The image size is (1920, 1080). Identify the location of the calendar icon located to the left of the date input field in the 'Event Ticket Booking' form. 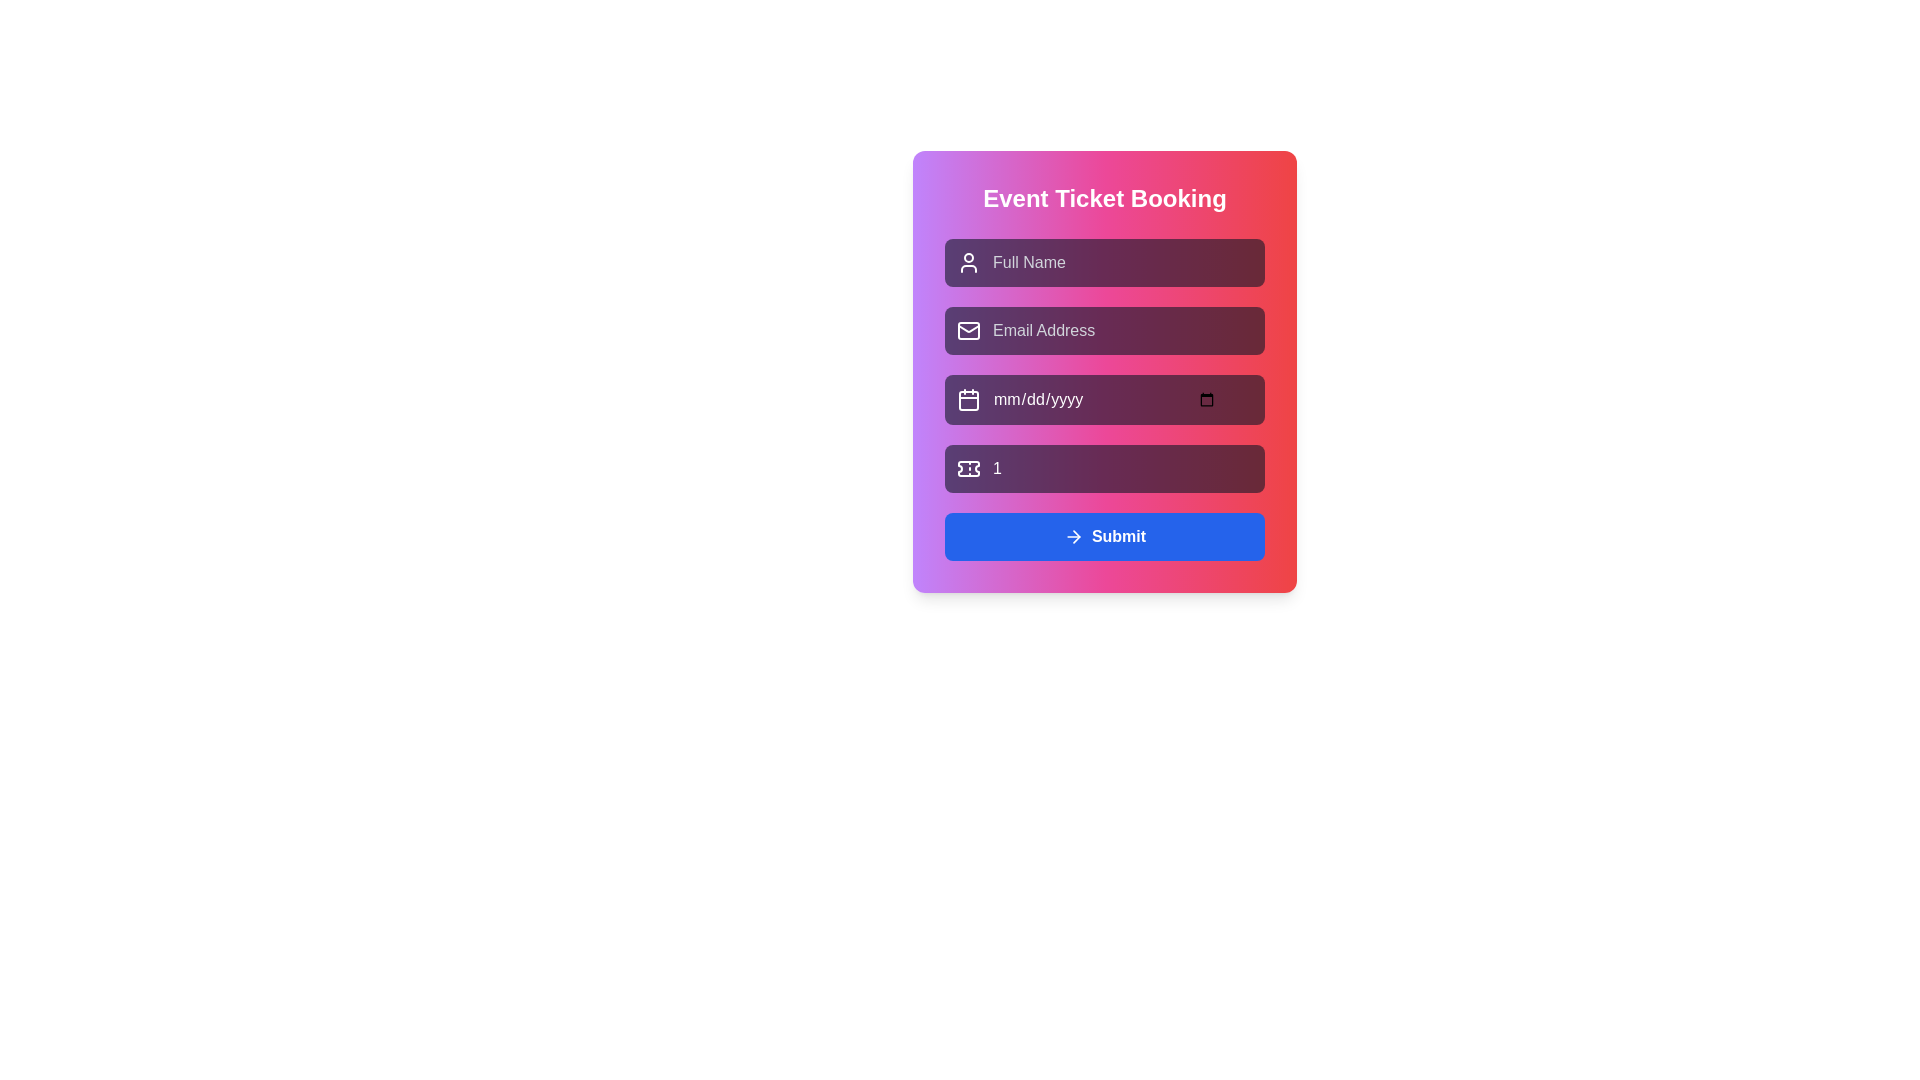
(969, 401).